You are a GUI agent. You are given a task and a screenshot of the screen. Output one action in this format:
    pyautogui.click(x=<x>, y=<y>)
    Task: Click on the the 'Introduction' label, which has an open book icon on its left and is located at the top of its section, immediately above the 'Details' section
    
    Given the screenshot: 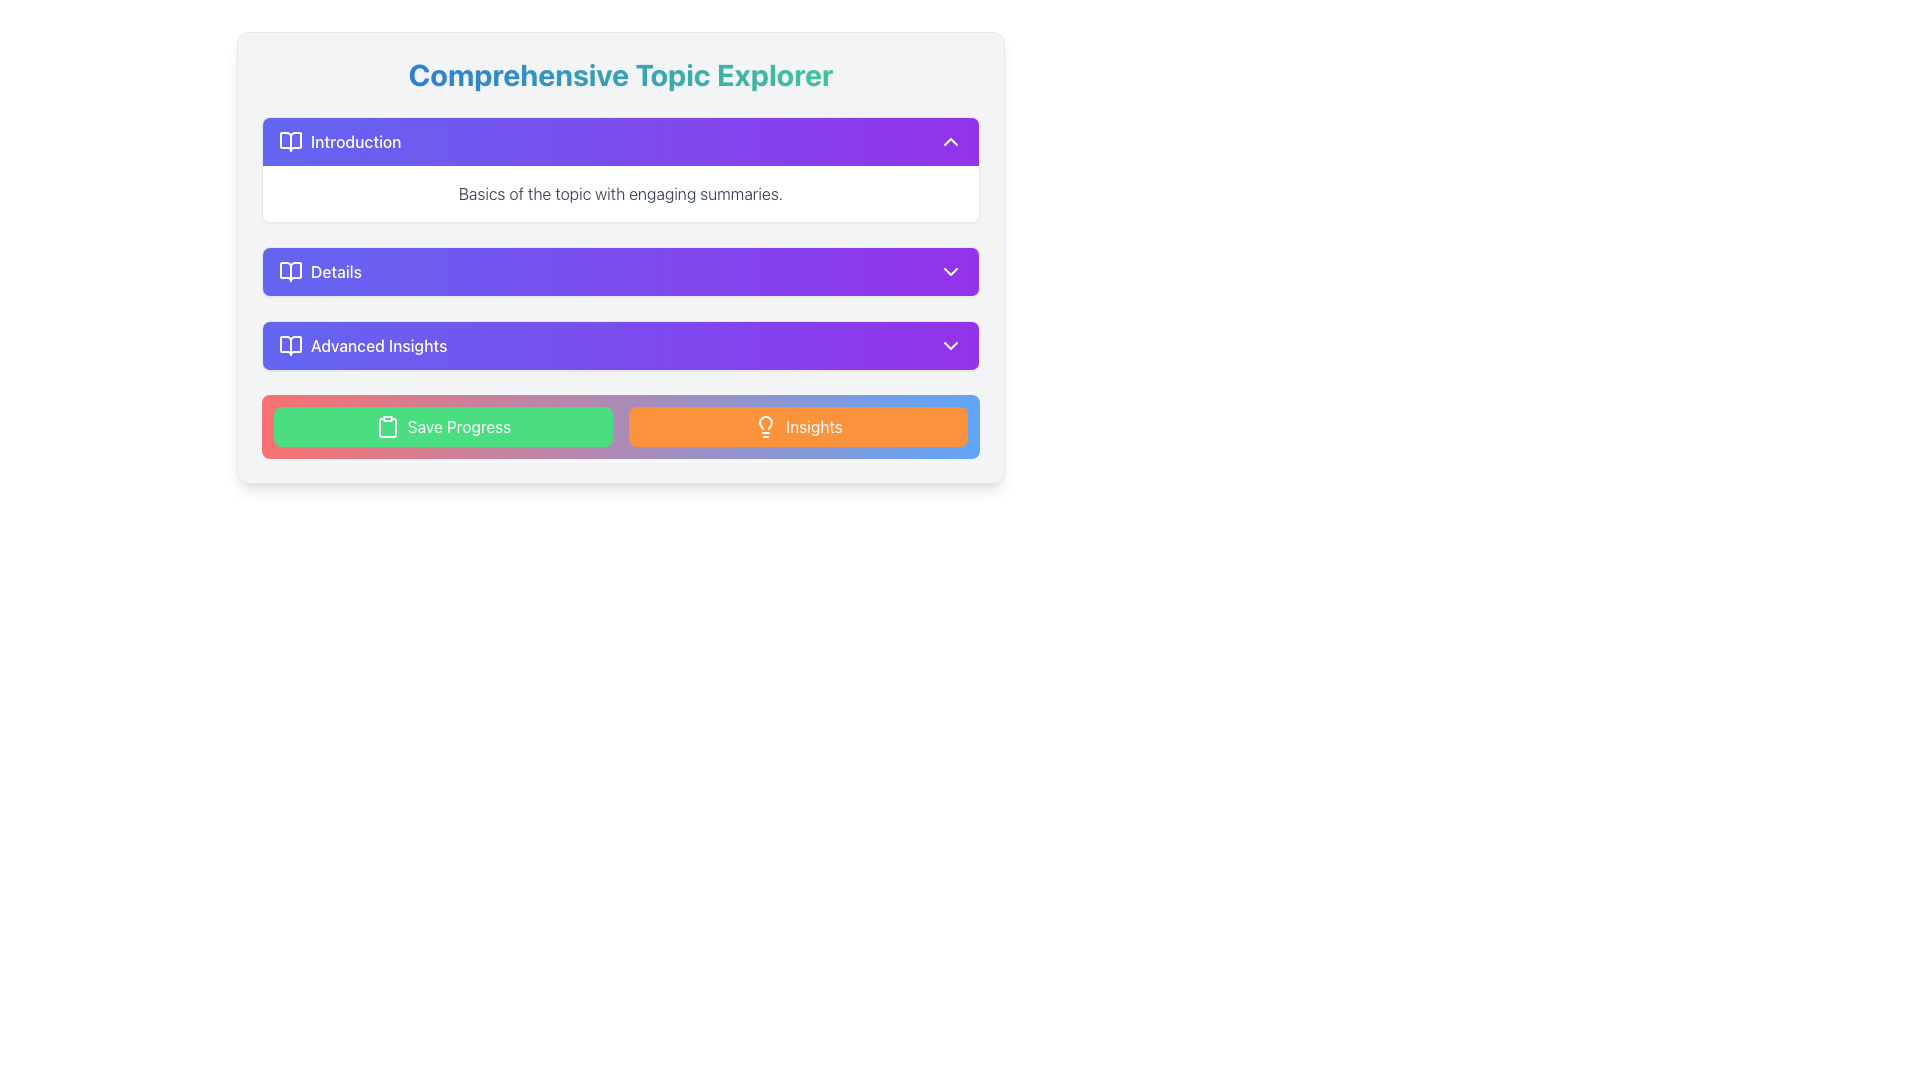 What is the action you would take?
    pyautogui.click(x=340, y=141)
    